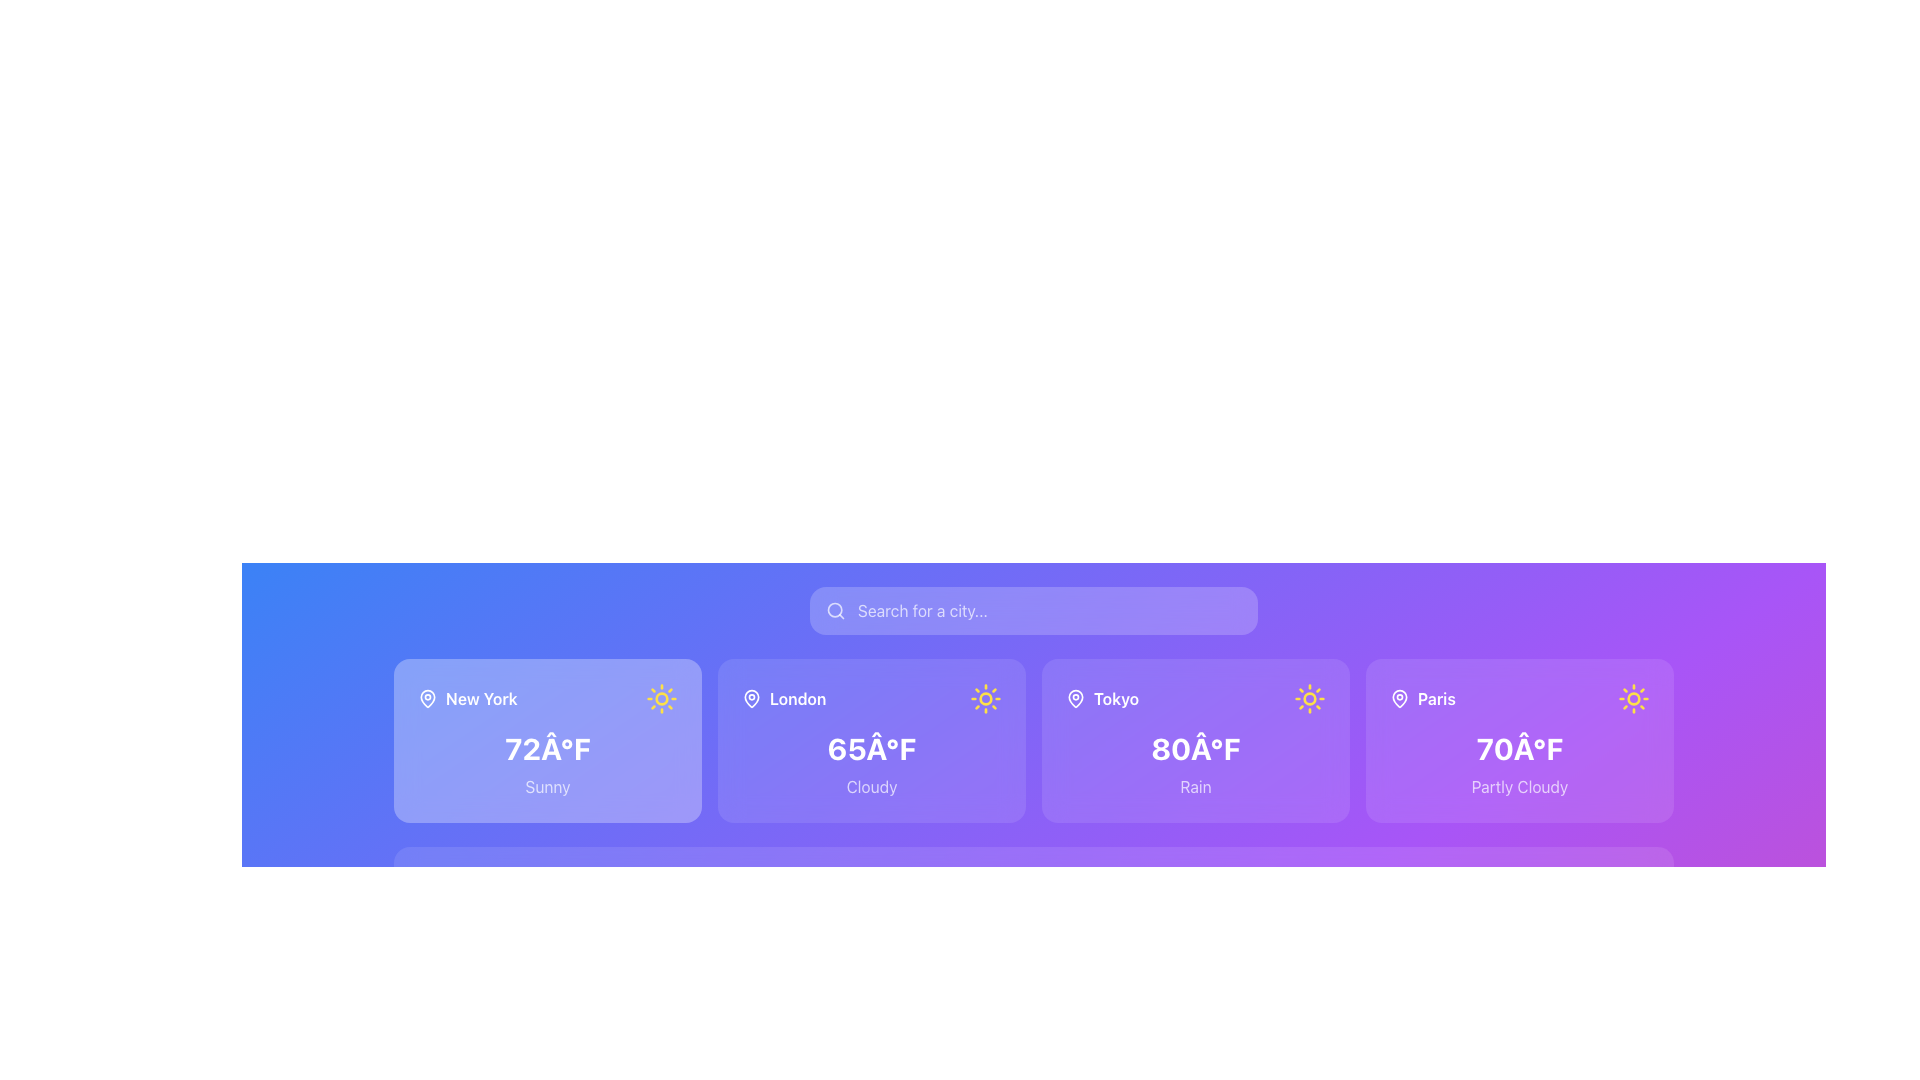 This screenshot has width=1920, height=1080. What do you see at coordinates (783, 697) in the screenshot?
I see `the text label that indicates the location 'London' on the second card from the left in the weather interface` at bounding box center [783, 697].